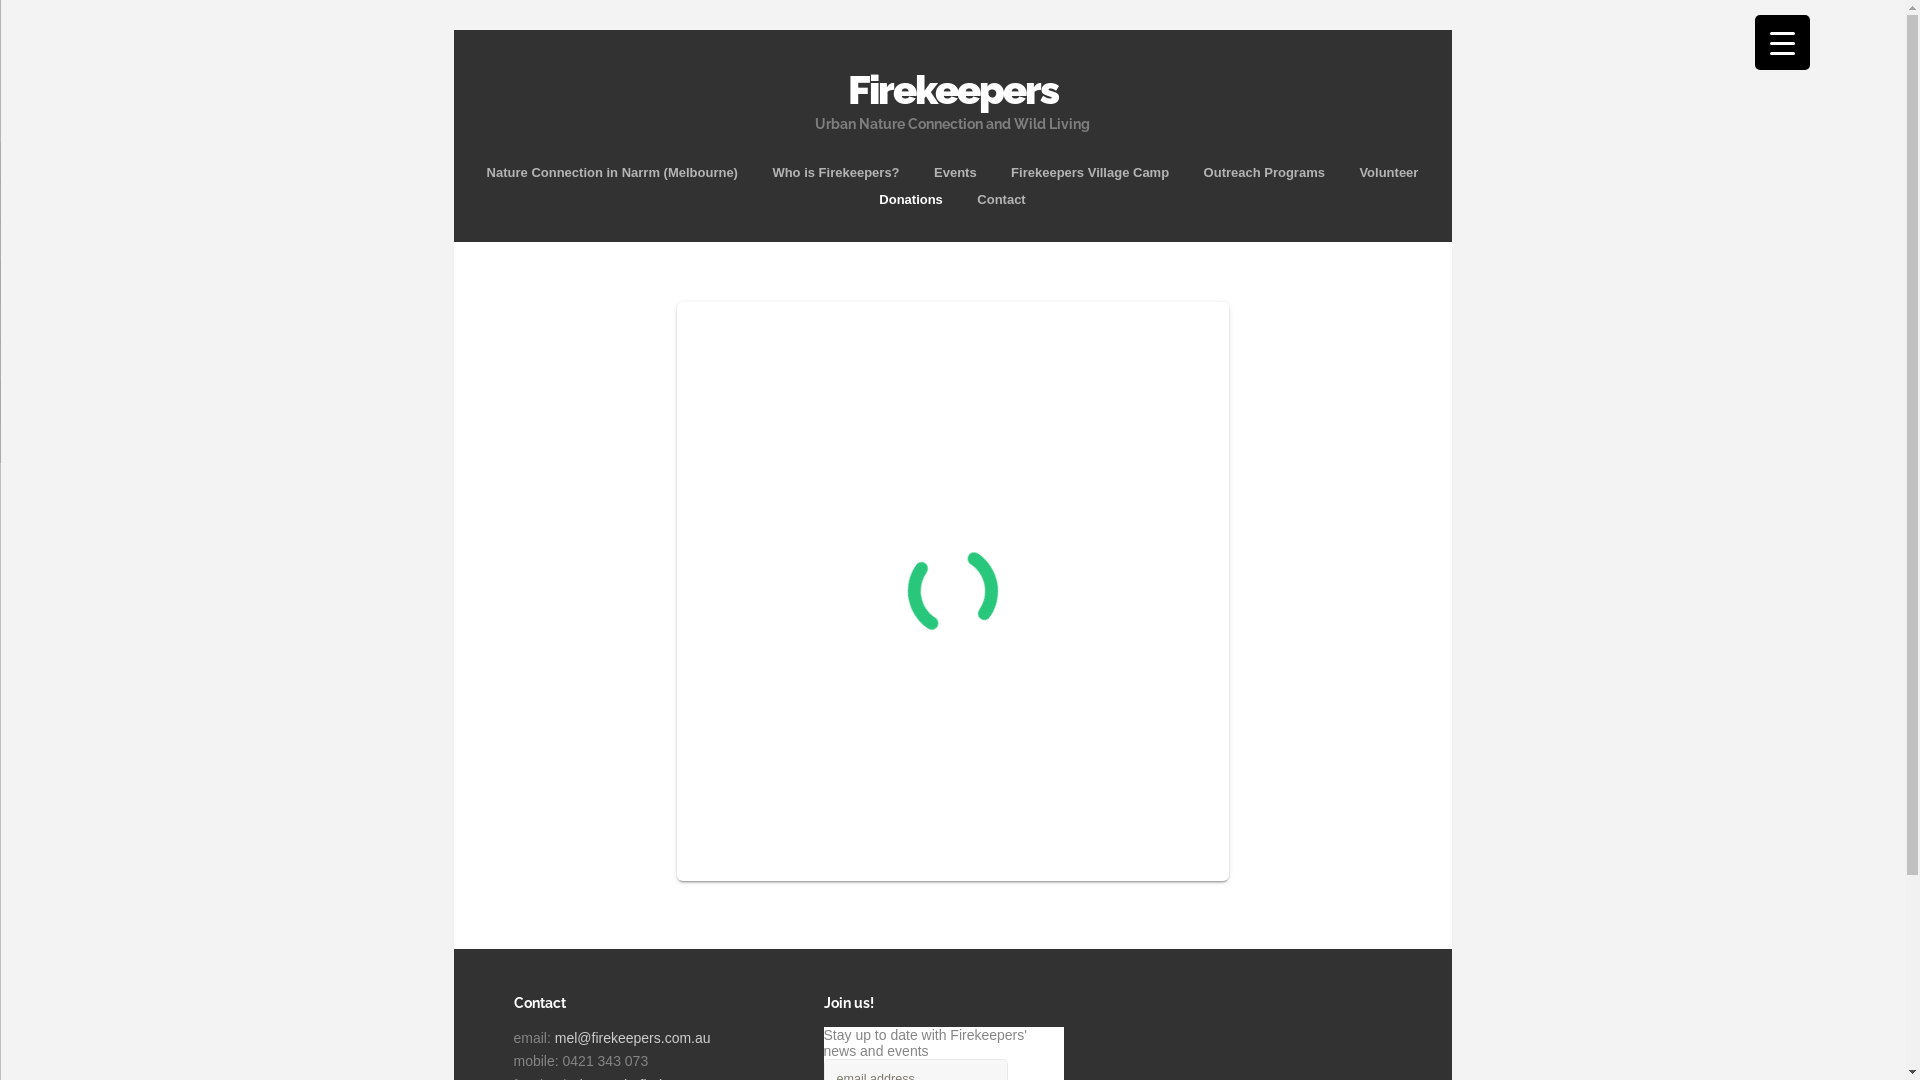  I want to click on 'Skip to content', so click(951, 156).